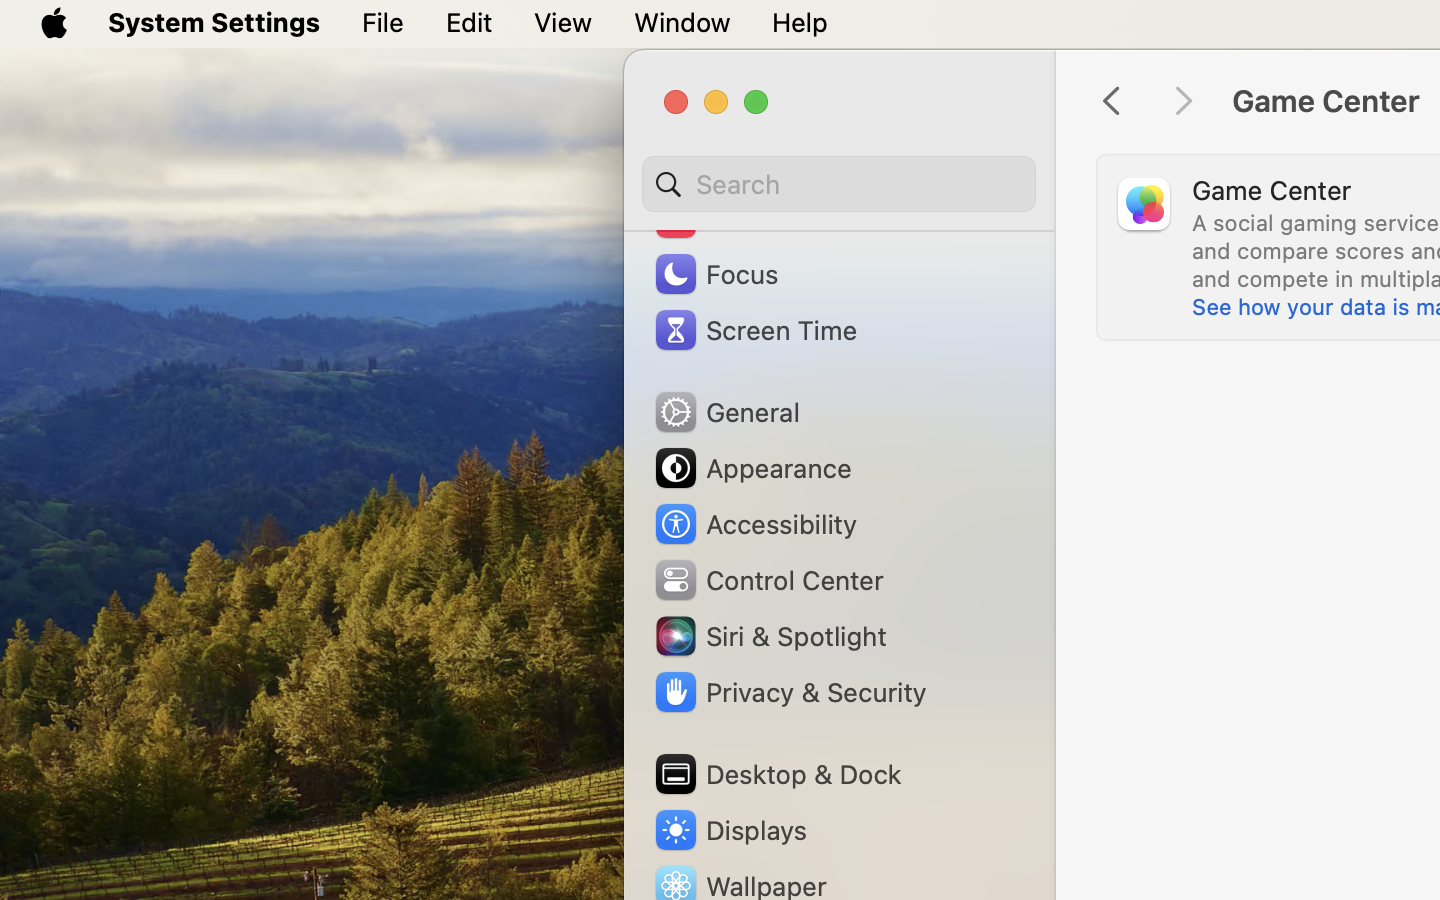 This screenshot has width=1440, height=900. I want to click on 'Desktop & Dock', so click(776, 773).